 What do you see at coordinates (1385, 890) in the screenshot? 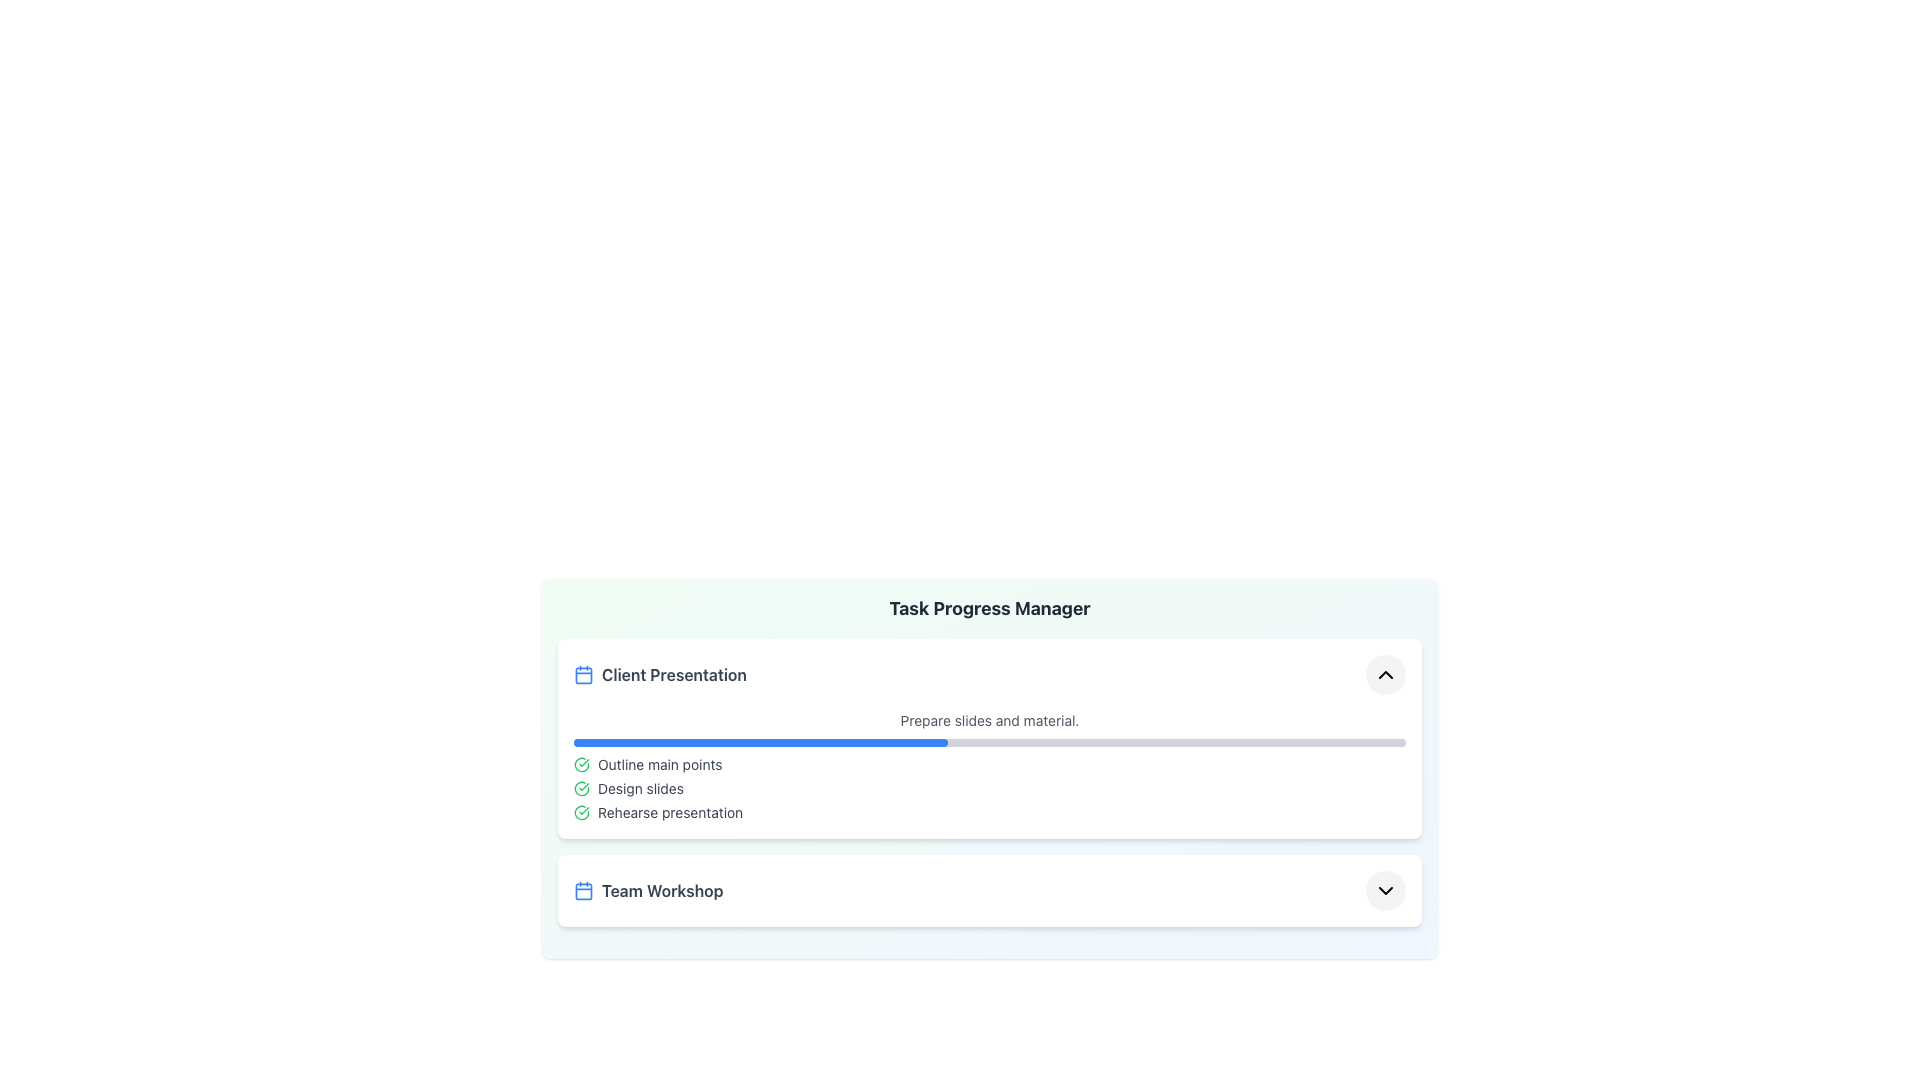
I see `the expand/collapse icon for the 'Team Workshop' task, located near the right edge of the task's text` at bounding box center [1385, 890].